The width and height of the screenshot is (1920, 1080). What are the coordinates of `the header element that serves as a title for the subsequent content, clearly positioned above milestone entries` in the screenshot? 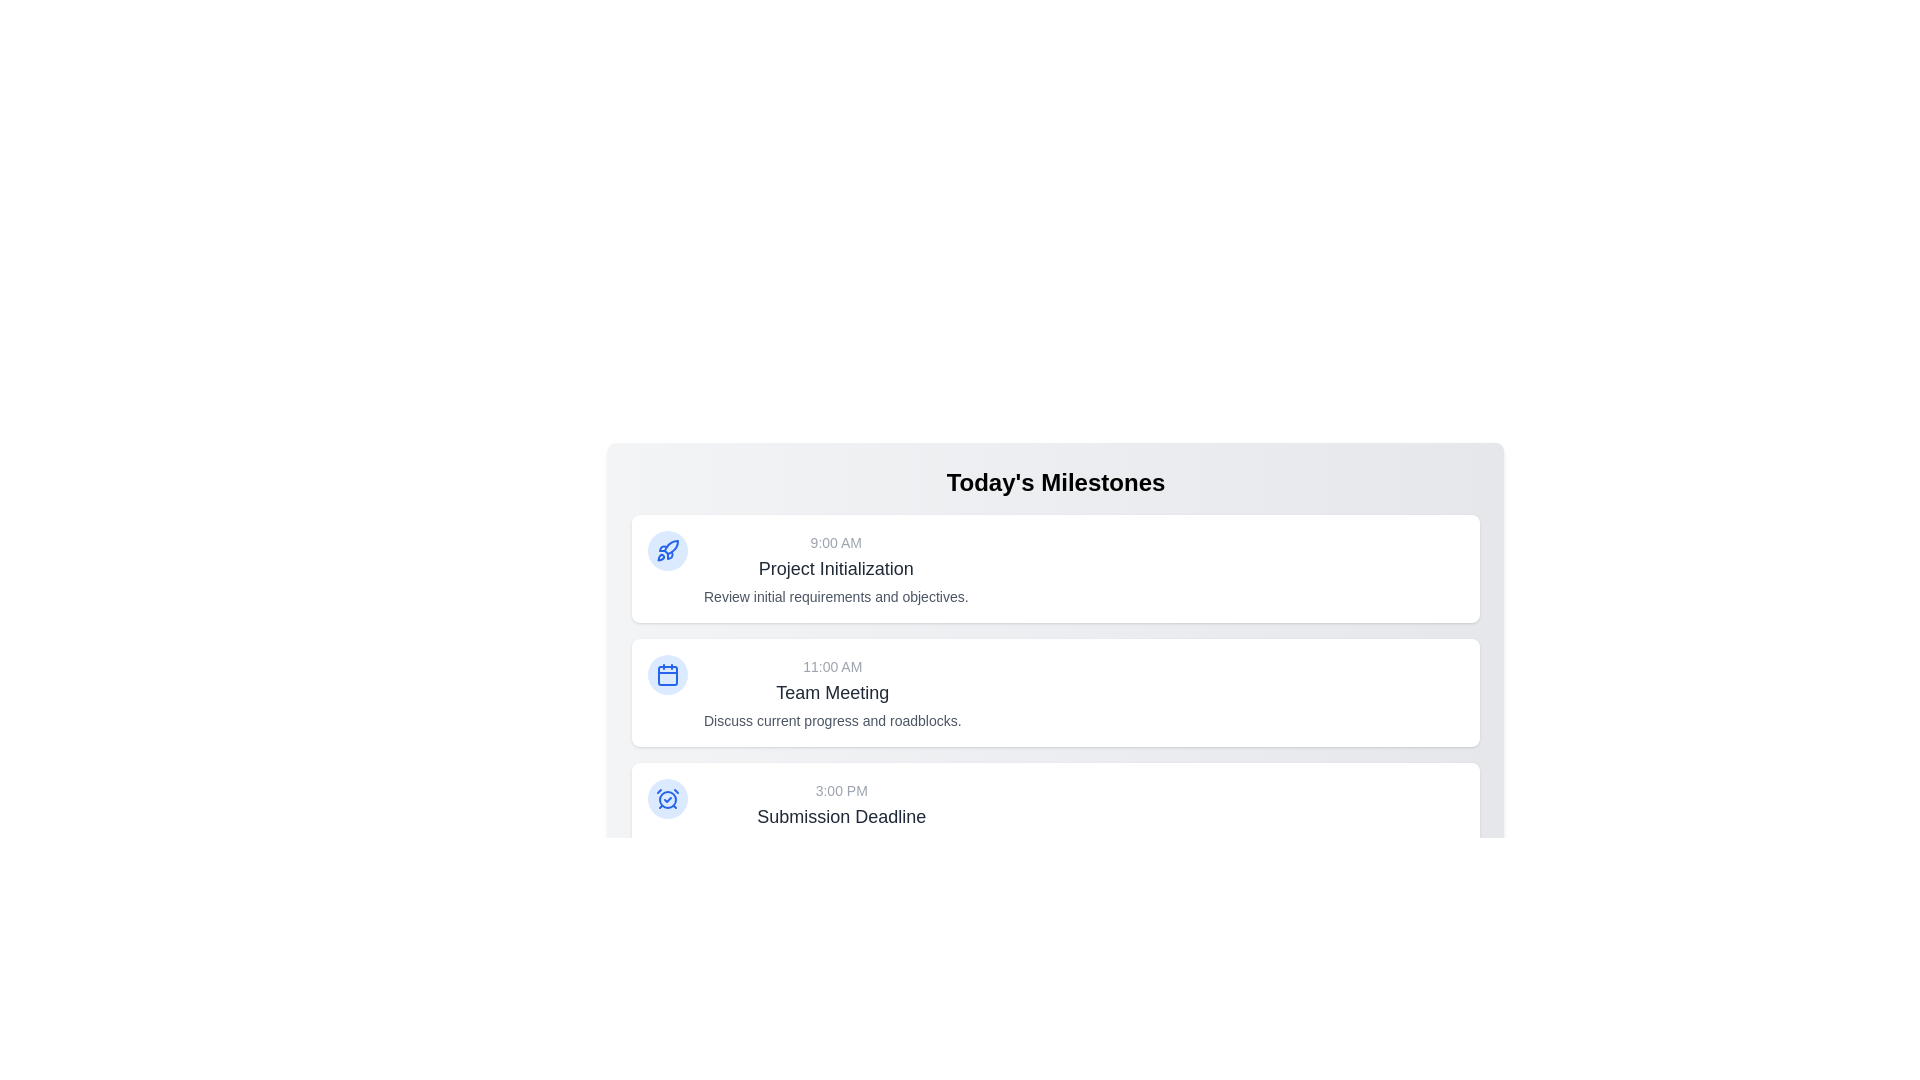 It's located at (1055, 482).